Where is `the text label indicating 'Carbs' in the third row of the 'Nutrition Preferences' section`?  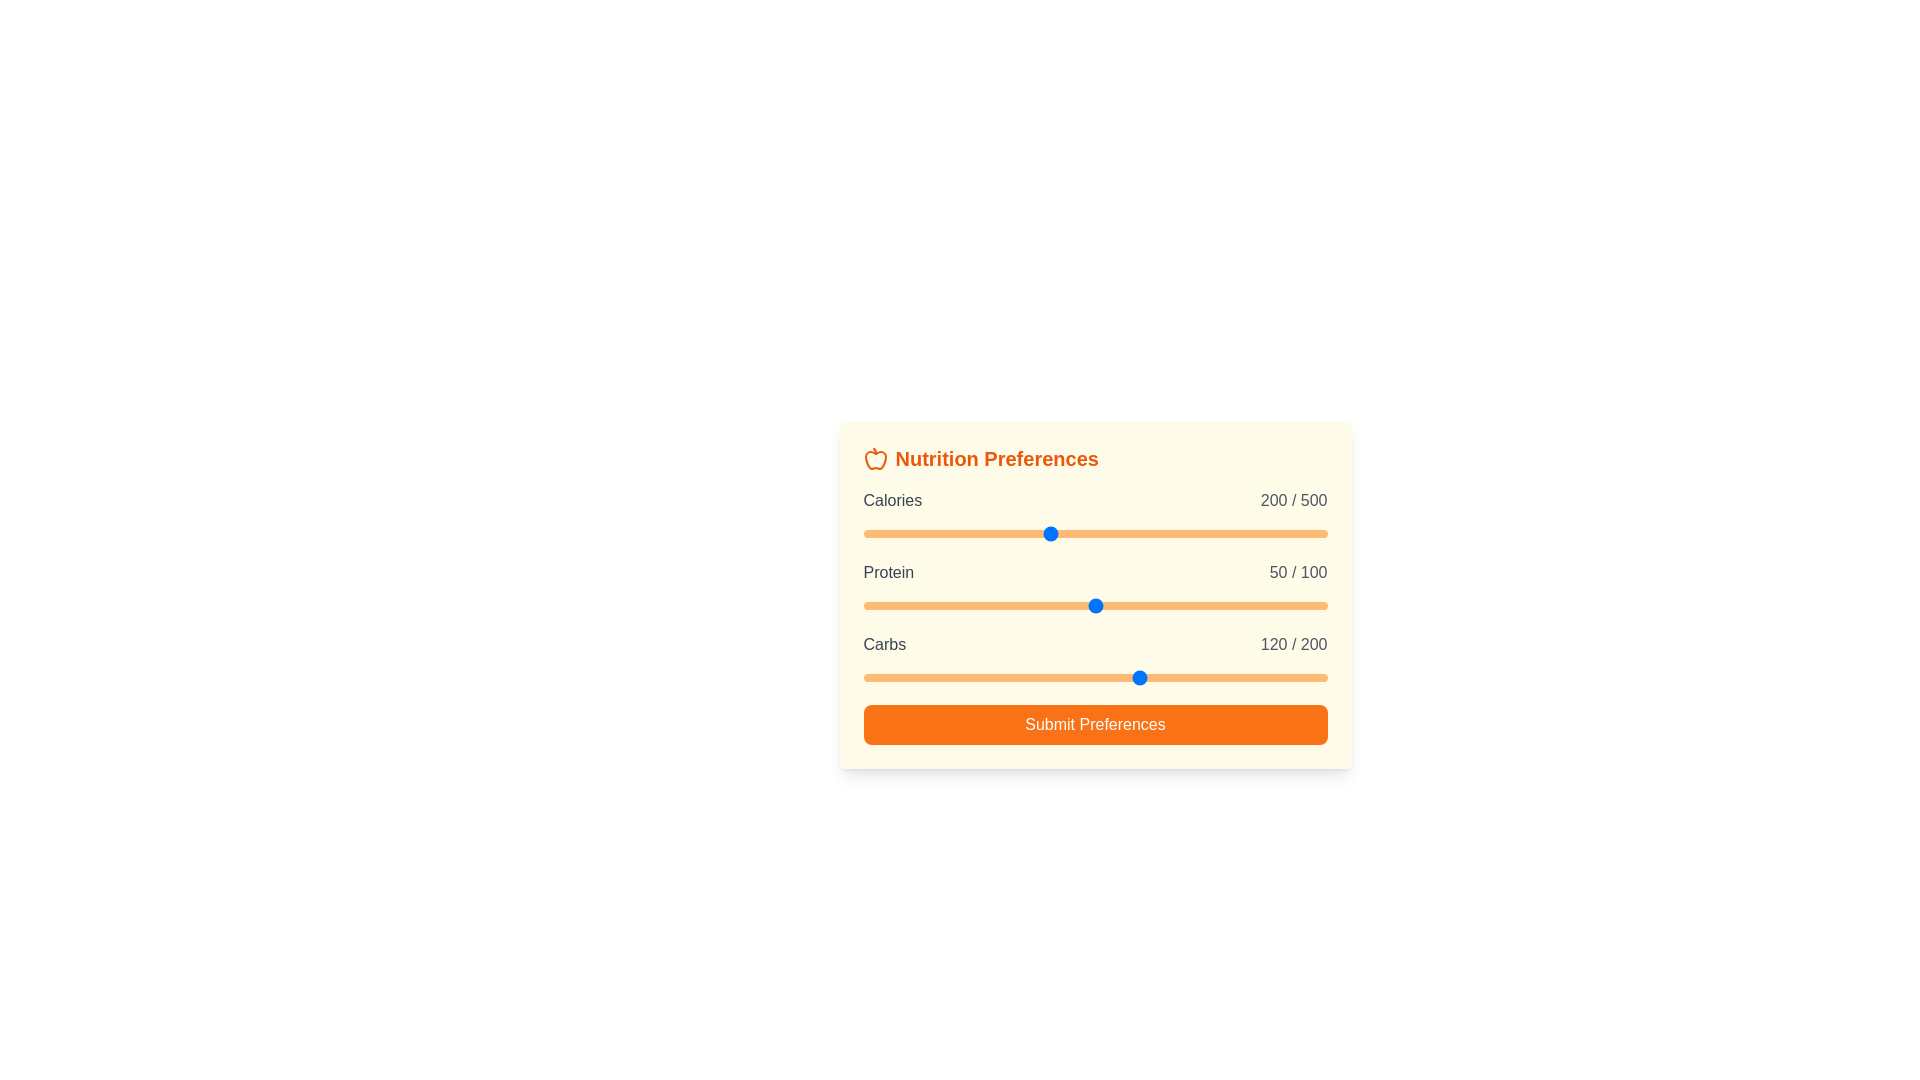 the text label indicating 'Carbs' in the third row of the 'Nutrition Preferences' section is located at coordinates (883, 644).